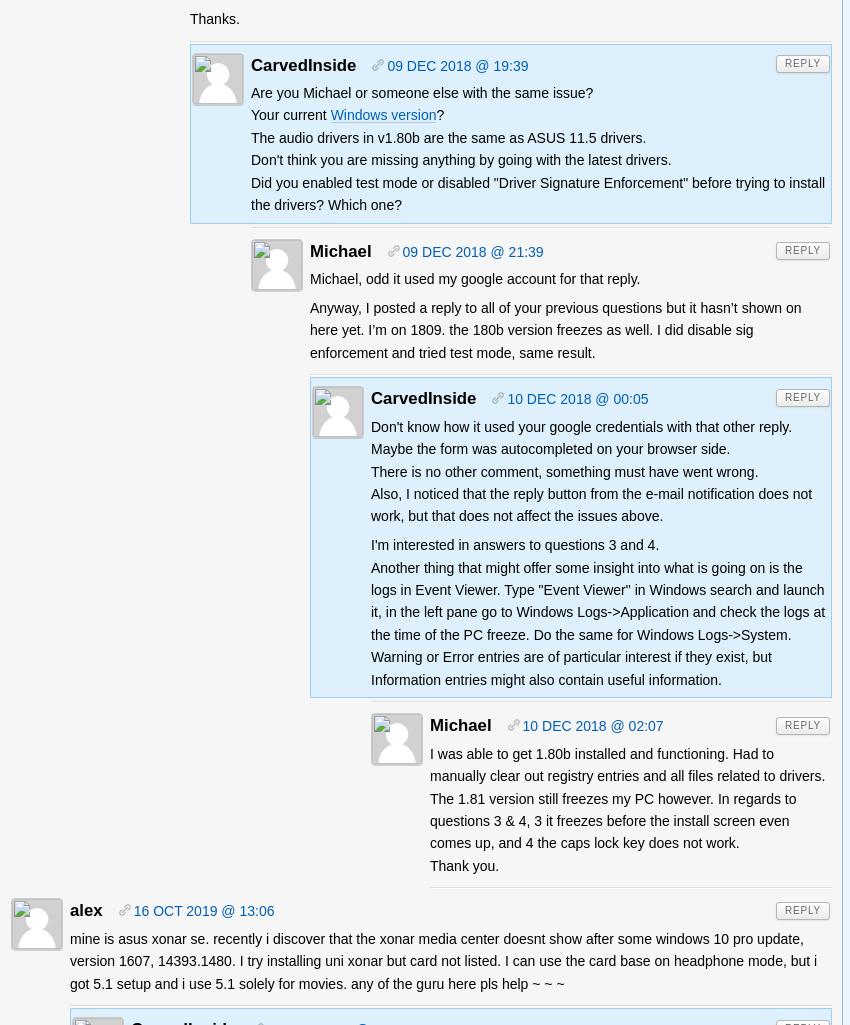  I want to click on 'Windows version', so click(382, 115).